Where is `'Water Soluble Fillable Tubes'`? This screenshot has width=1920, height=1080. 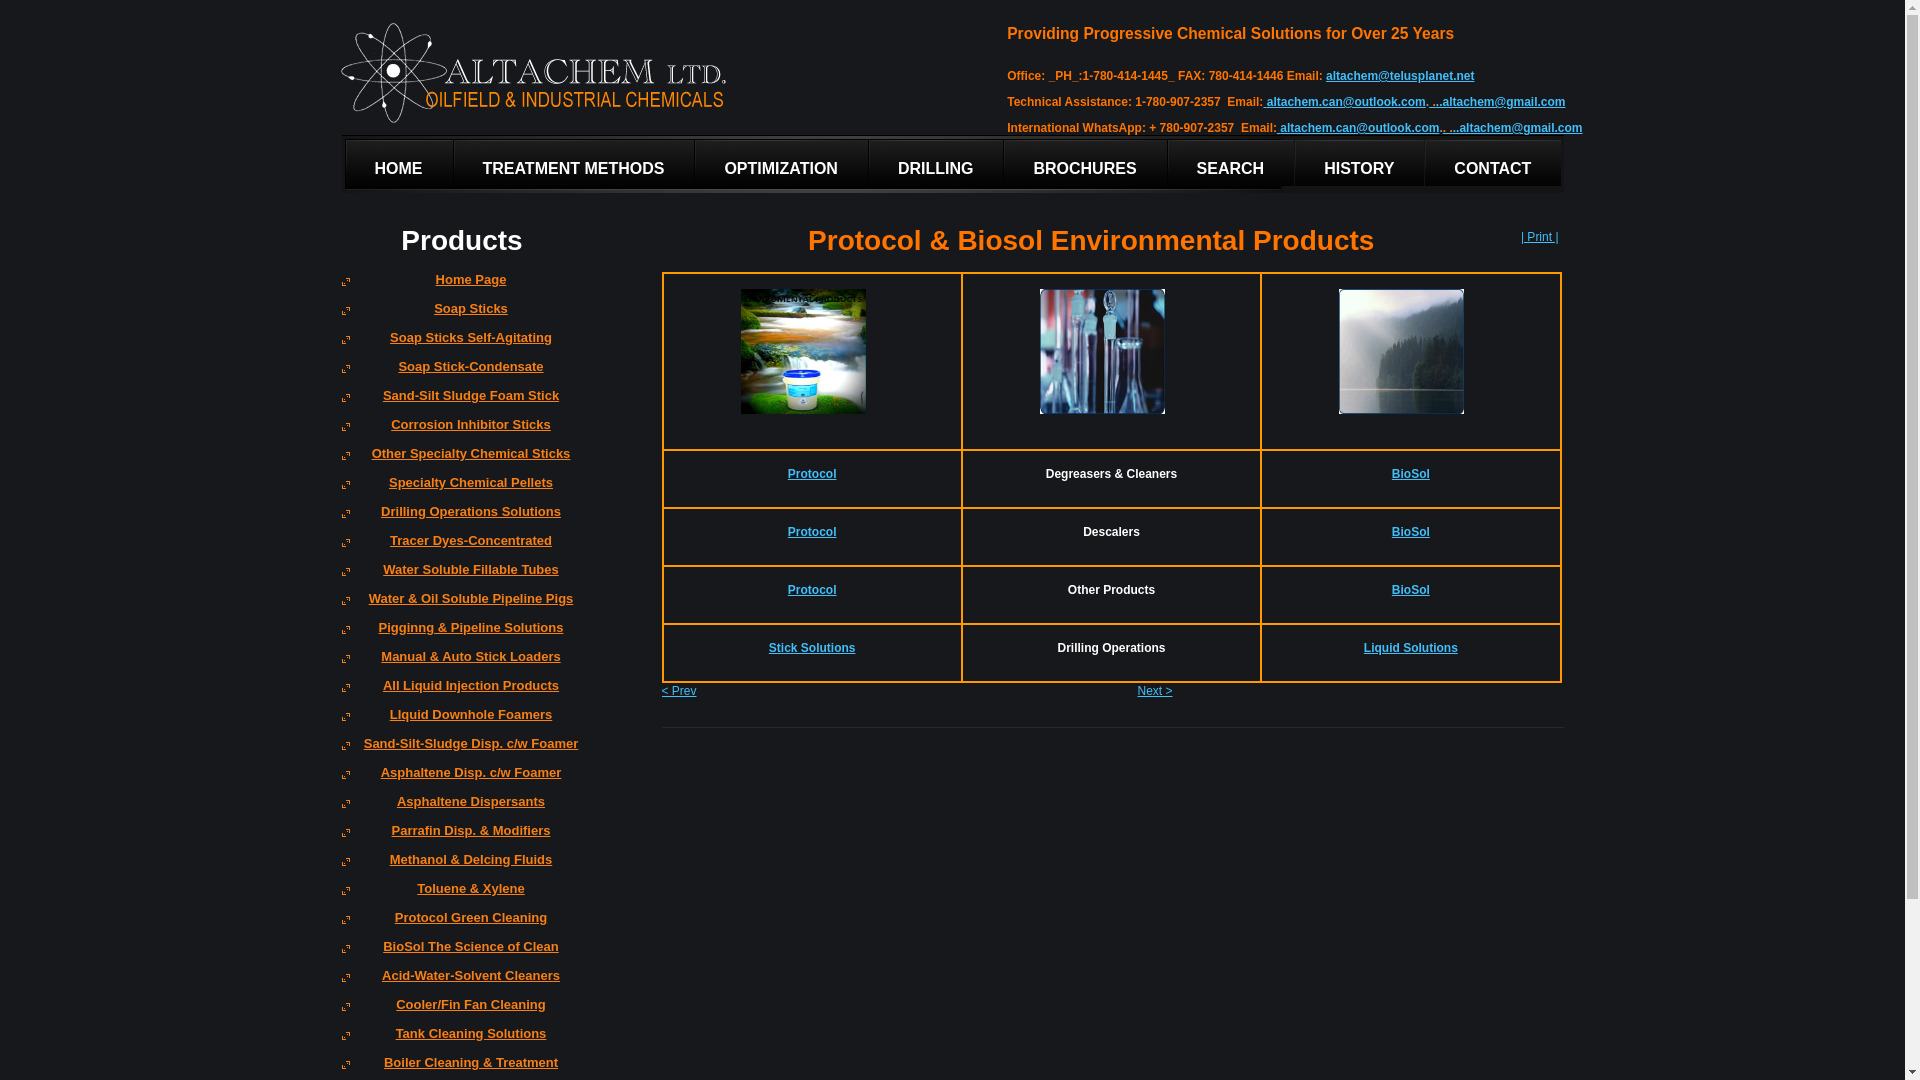
'Water Soluble Fillable Tubes' is located at coordinates (461, 576).